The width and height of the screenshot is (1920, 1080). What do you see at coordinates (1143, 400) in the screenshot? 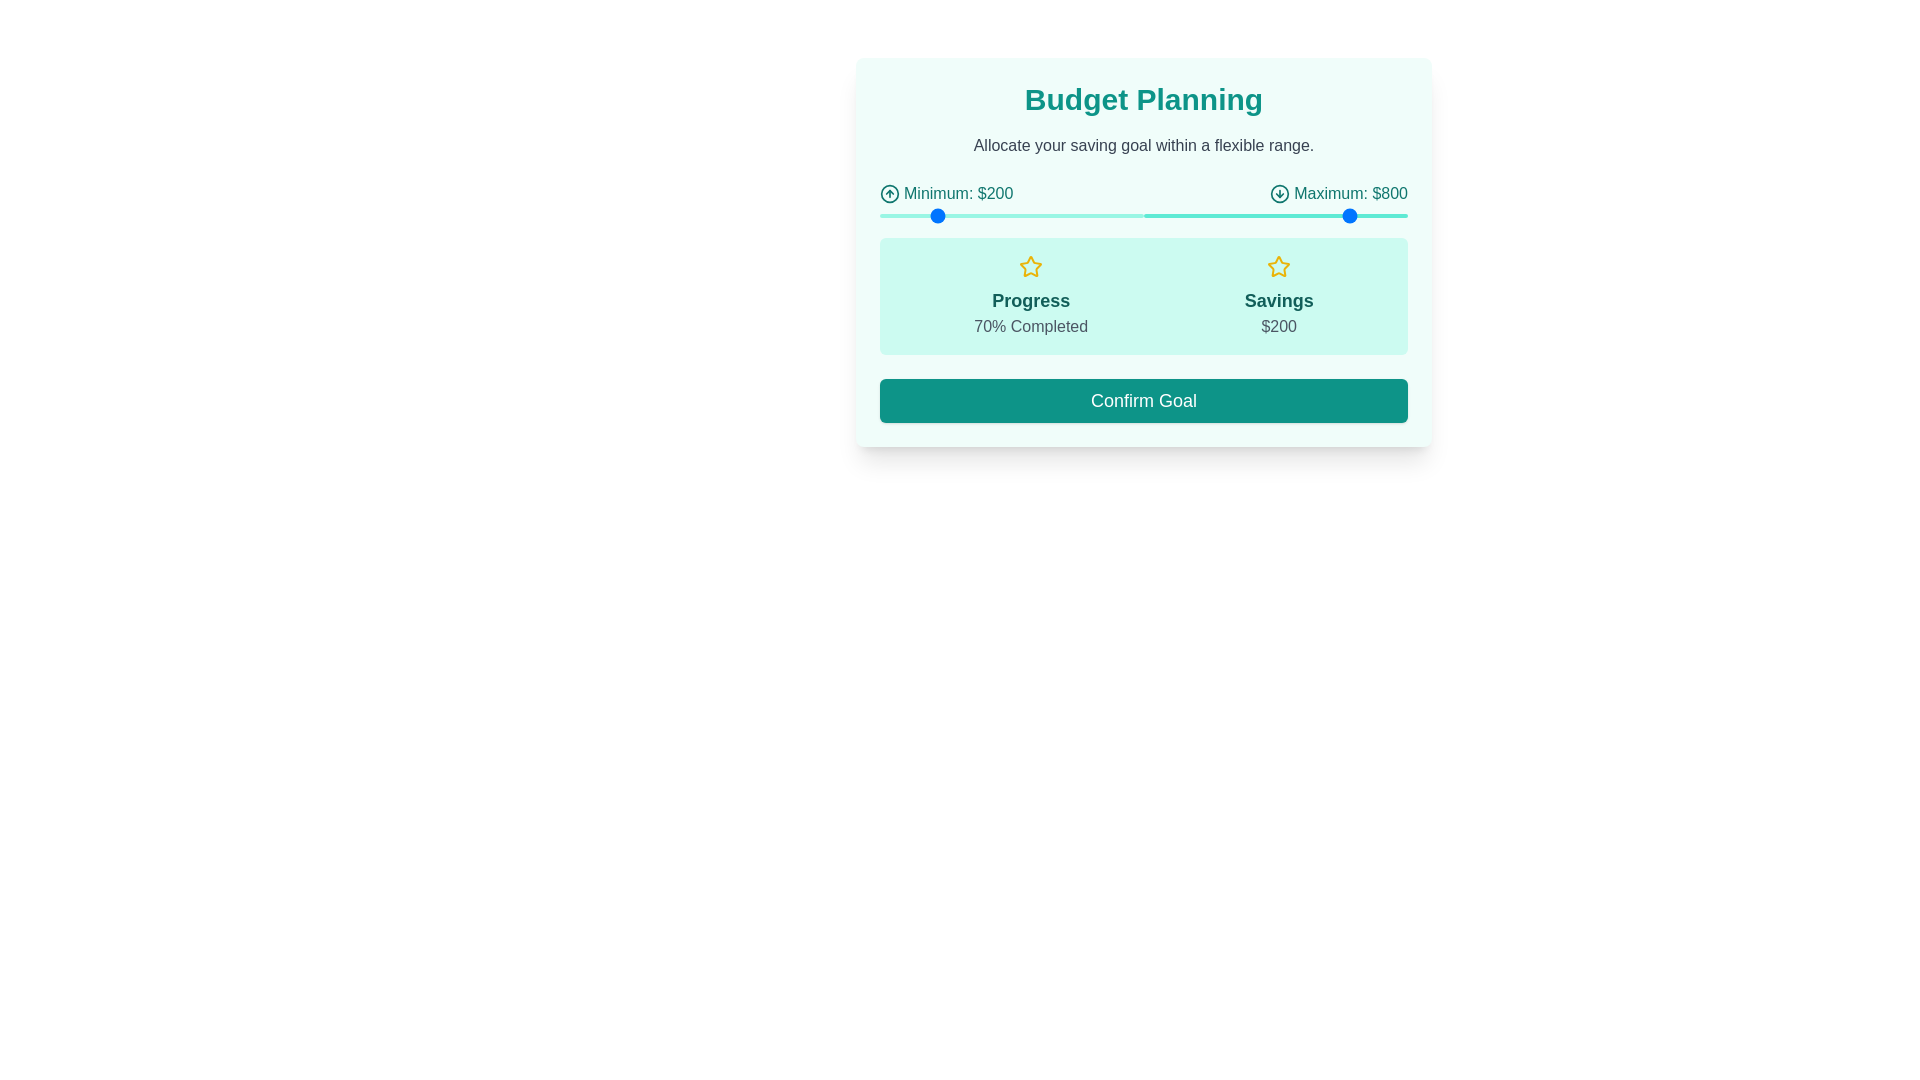
I see `the rectangular button with a teal background and white text that reads 'Confirm Goal'` at bounding box center [1143, 400].